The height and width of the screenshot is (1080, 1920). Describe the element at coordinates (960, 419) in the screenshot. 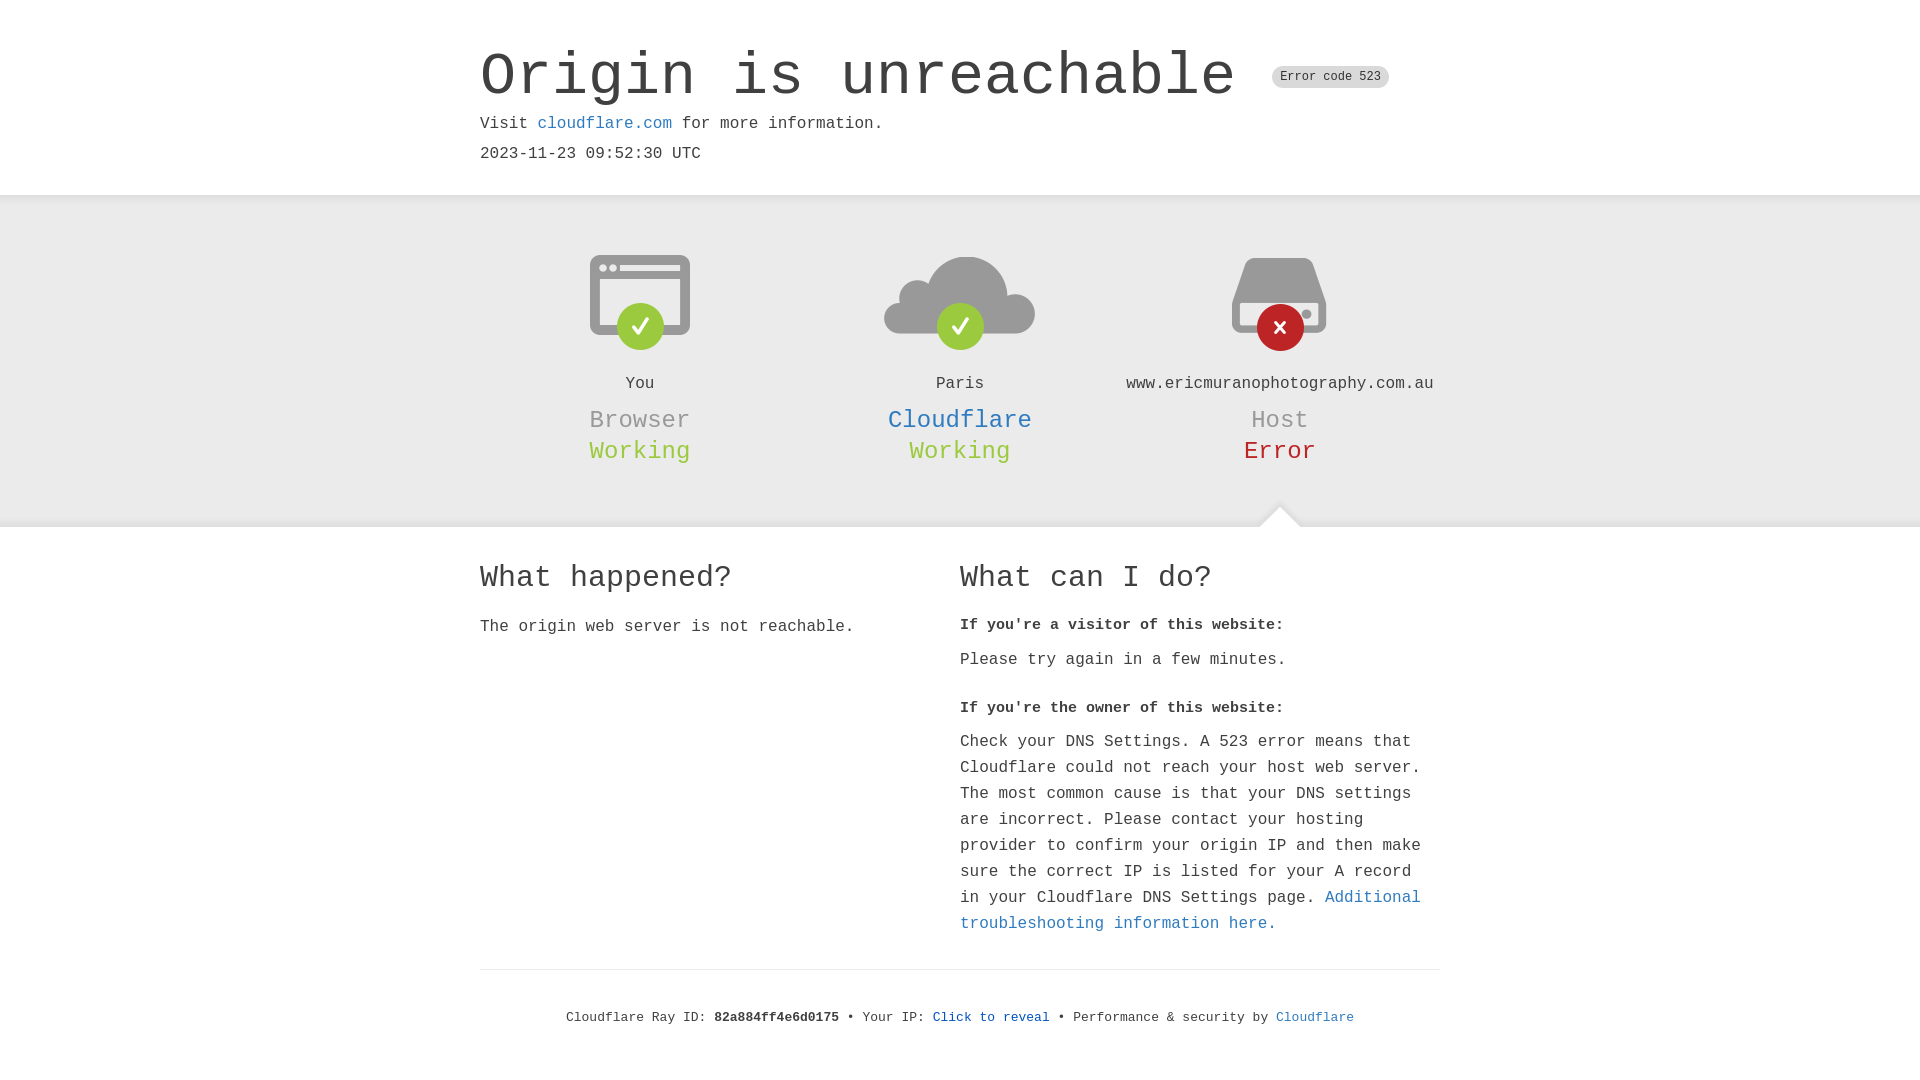

I see `'Cloudflare'` at that location.